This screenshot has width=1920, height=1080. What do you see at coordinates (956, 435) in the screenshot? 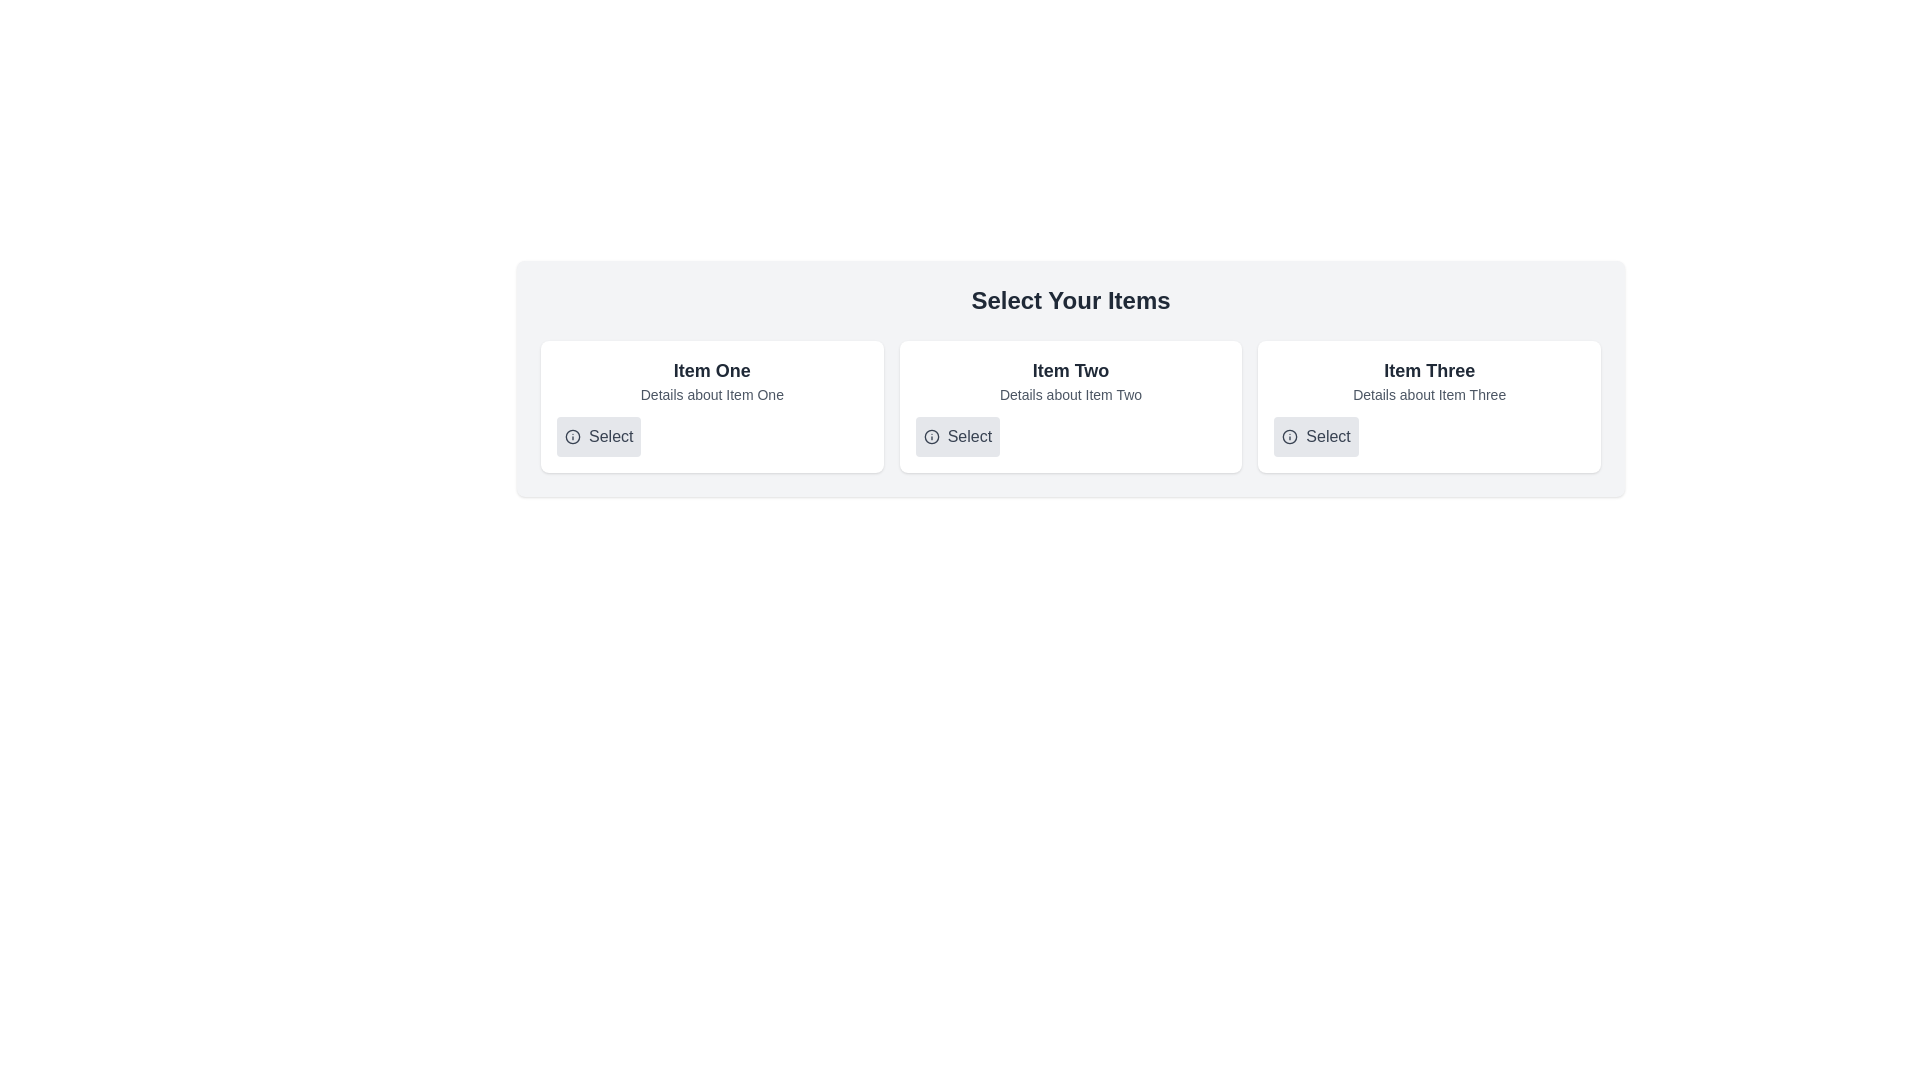
I see `the selection button located at the bottom of the card labeled 'Item Two'` at bounding box center [956, 435].